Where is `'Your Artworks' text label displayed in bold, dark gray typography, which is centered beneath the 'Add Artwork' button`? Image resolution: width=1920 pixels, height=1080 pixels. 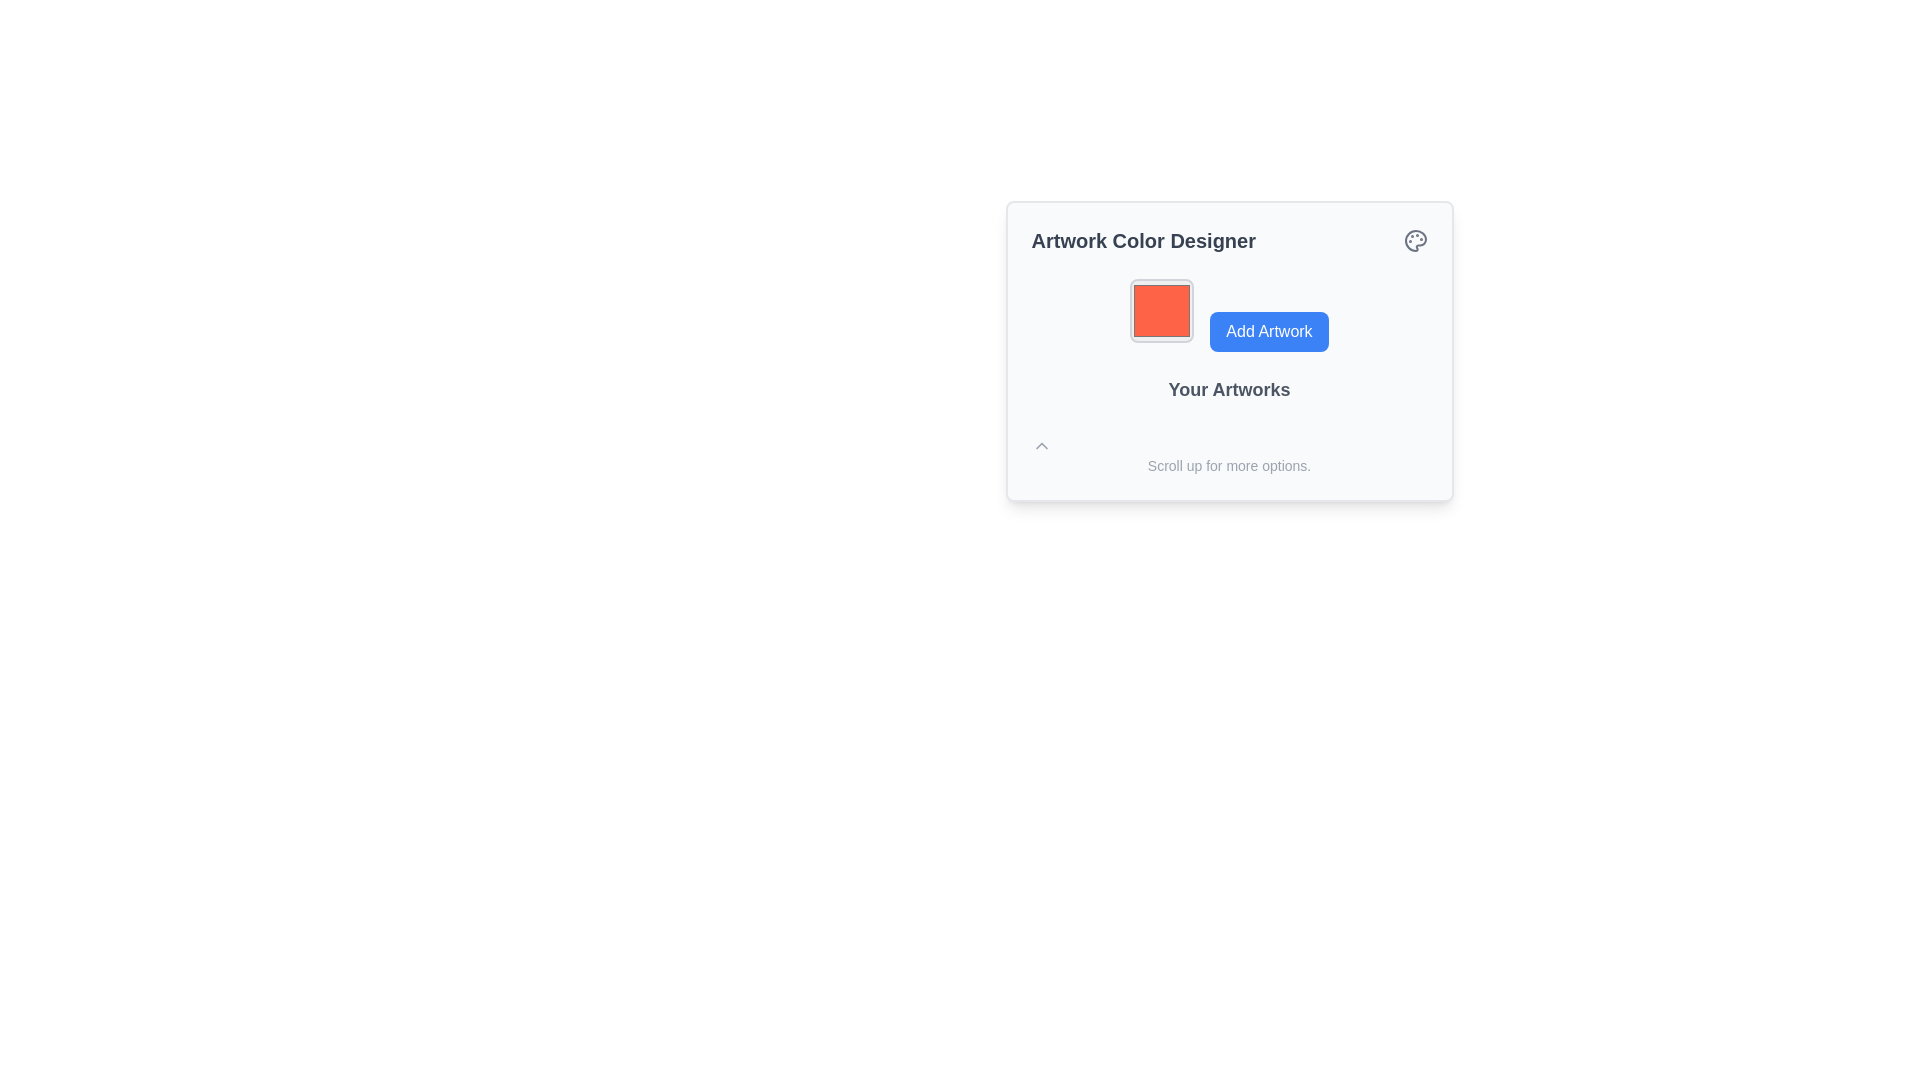
'Your Artworks' text label displayed in bold, dark gray typography, which is centered beneath the 'Add Artwork' button is located at coordinates (1228, 389).